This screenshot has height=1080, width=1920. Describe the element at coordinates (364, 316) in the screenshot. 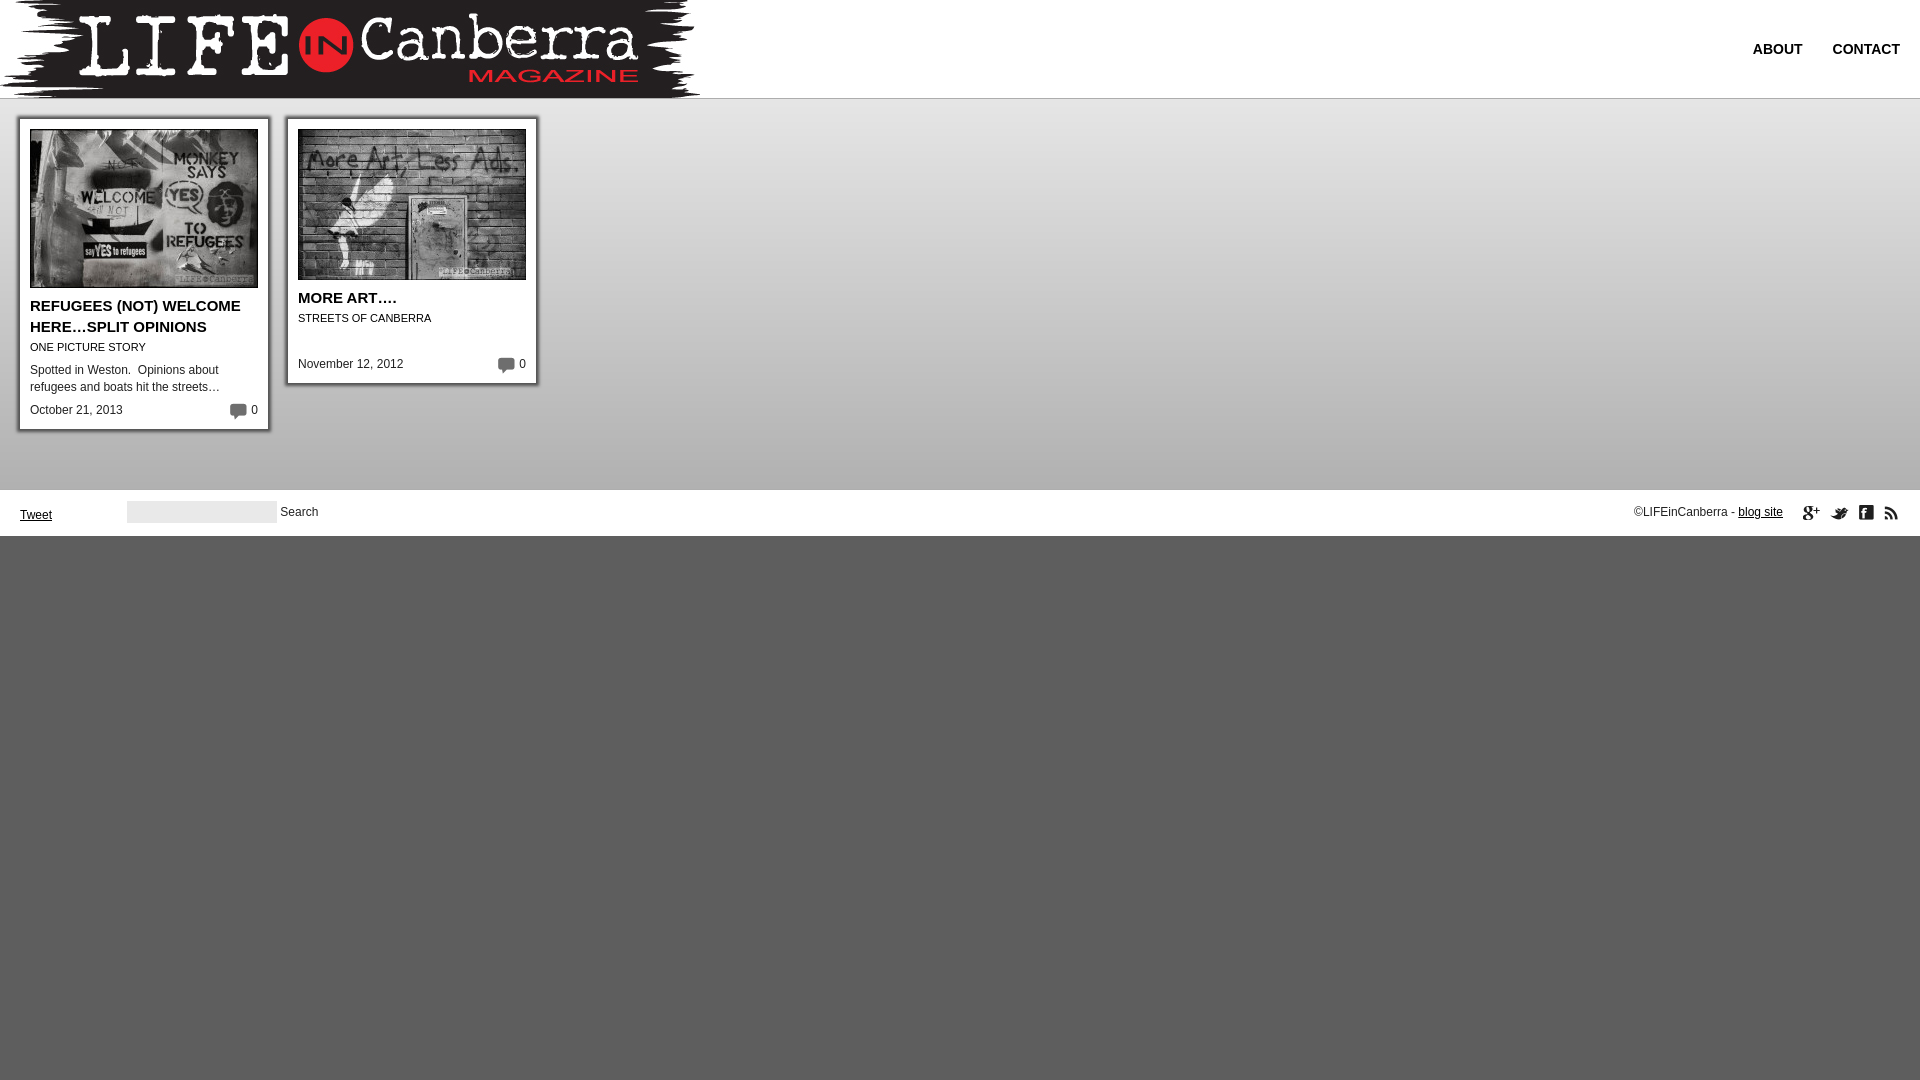

I see `'STREETS OF CANBERRA'` at that location.